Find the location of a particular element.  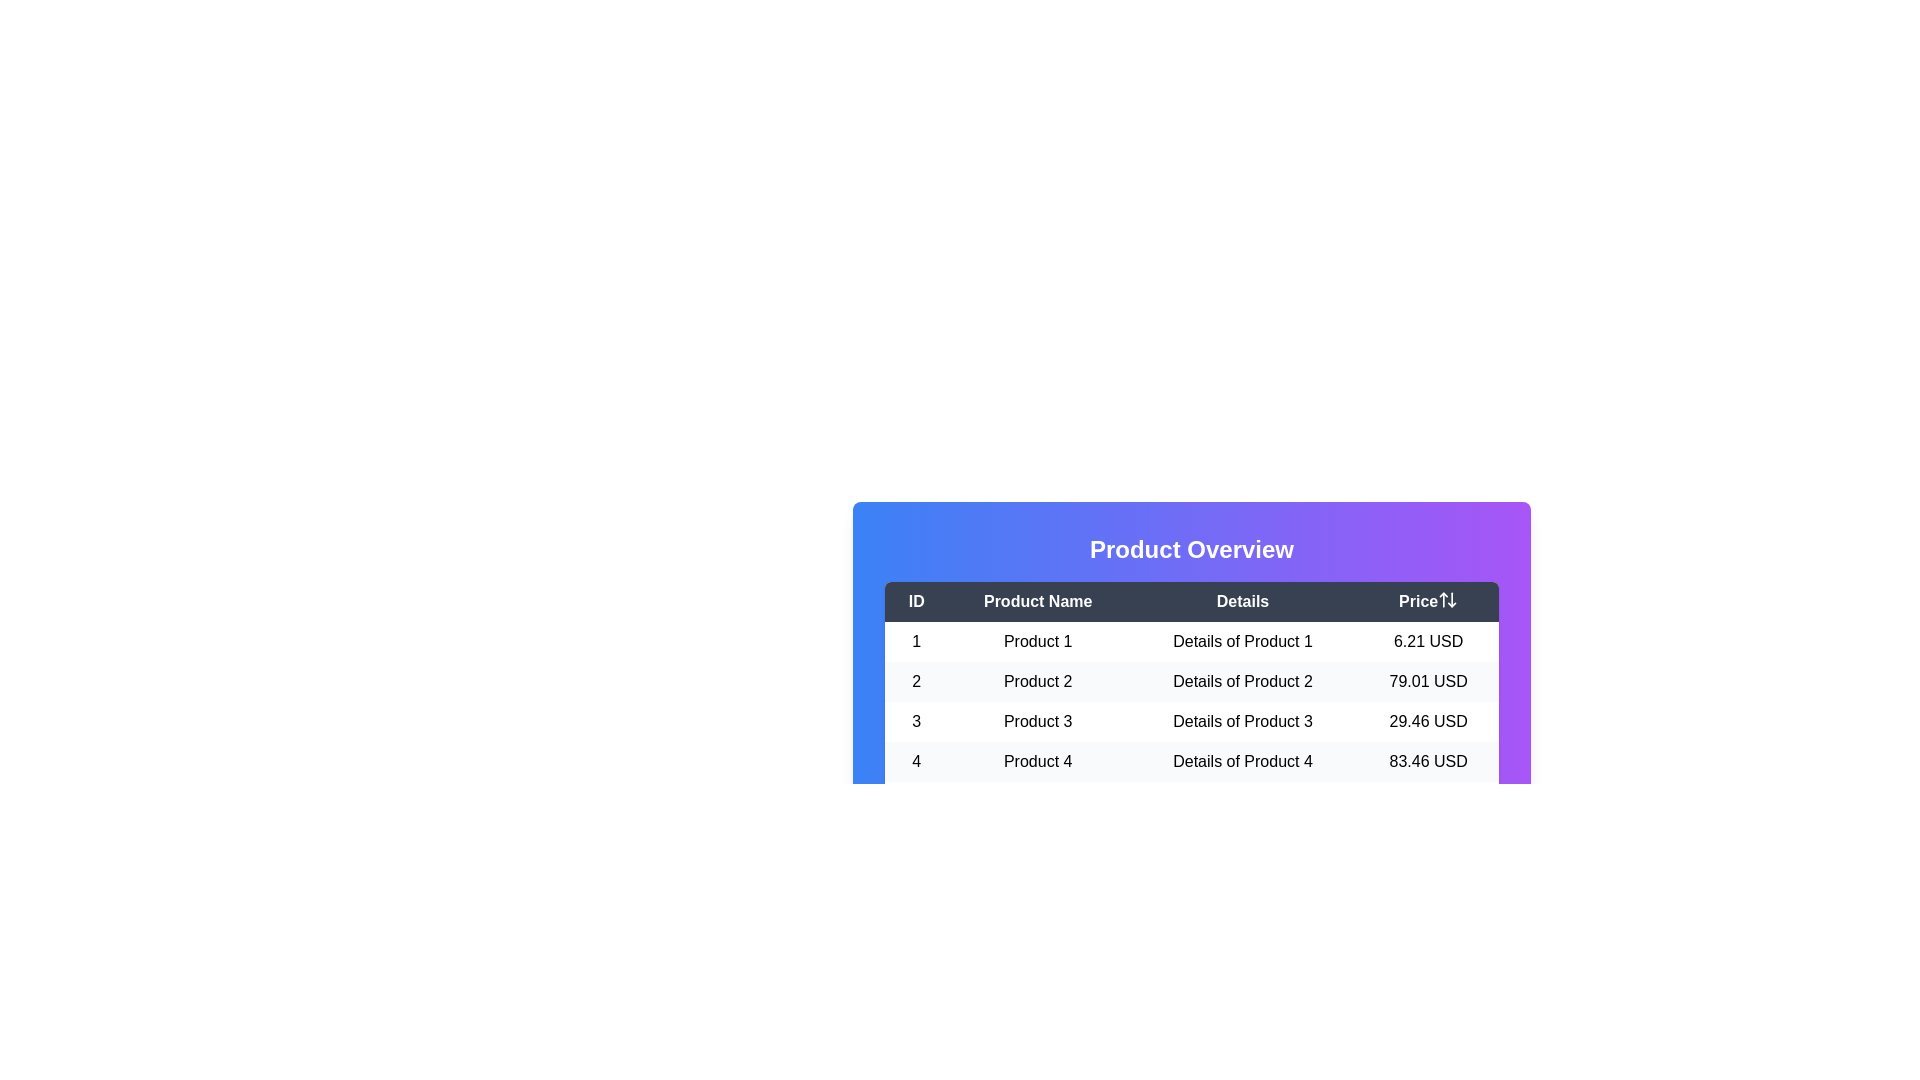

the row corresponding to 2 is located at coordinates (1191, 681).